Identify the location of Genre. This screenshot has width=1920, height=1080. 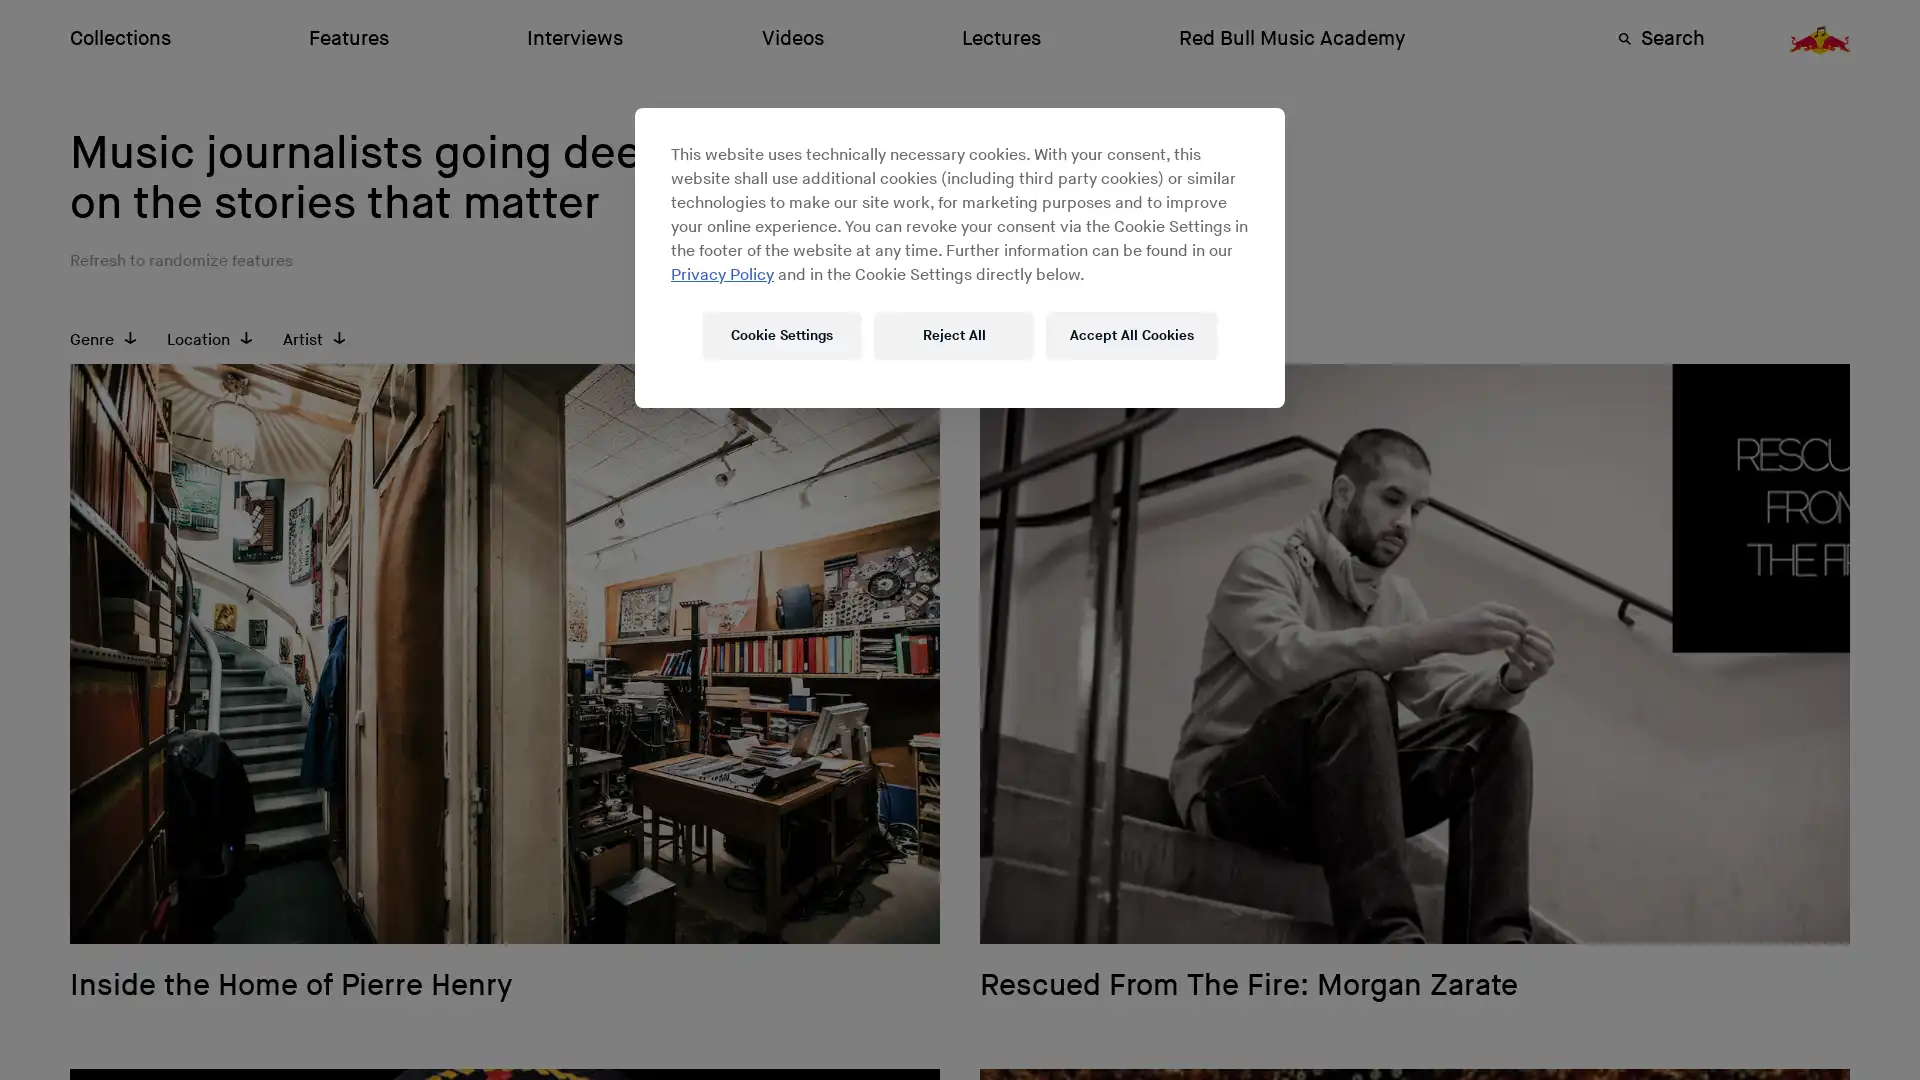
(102, 337).